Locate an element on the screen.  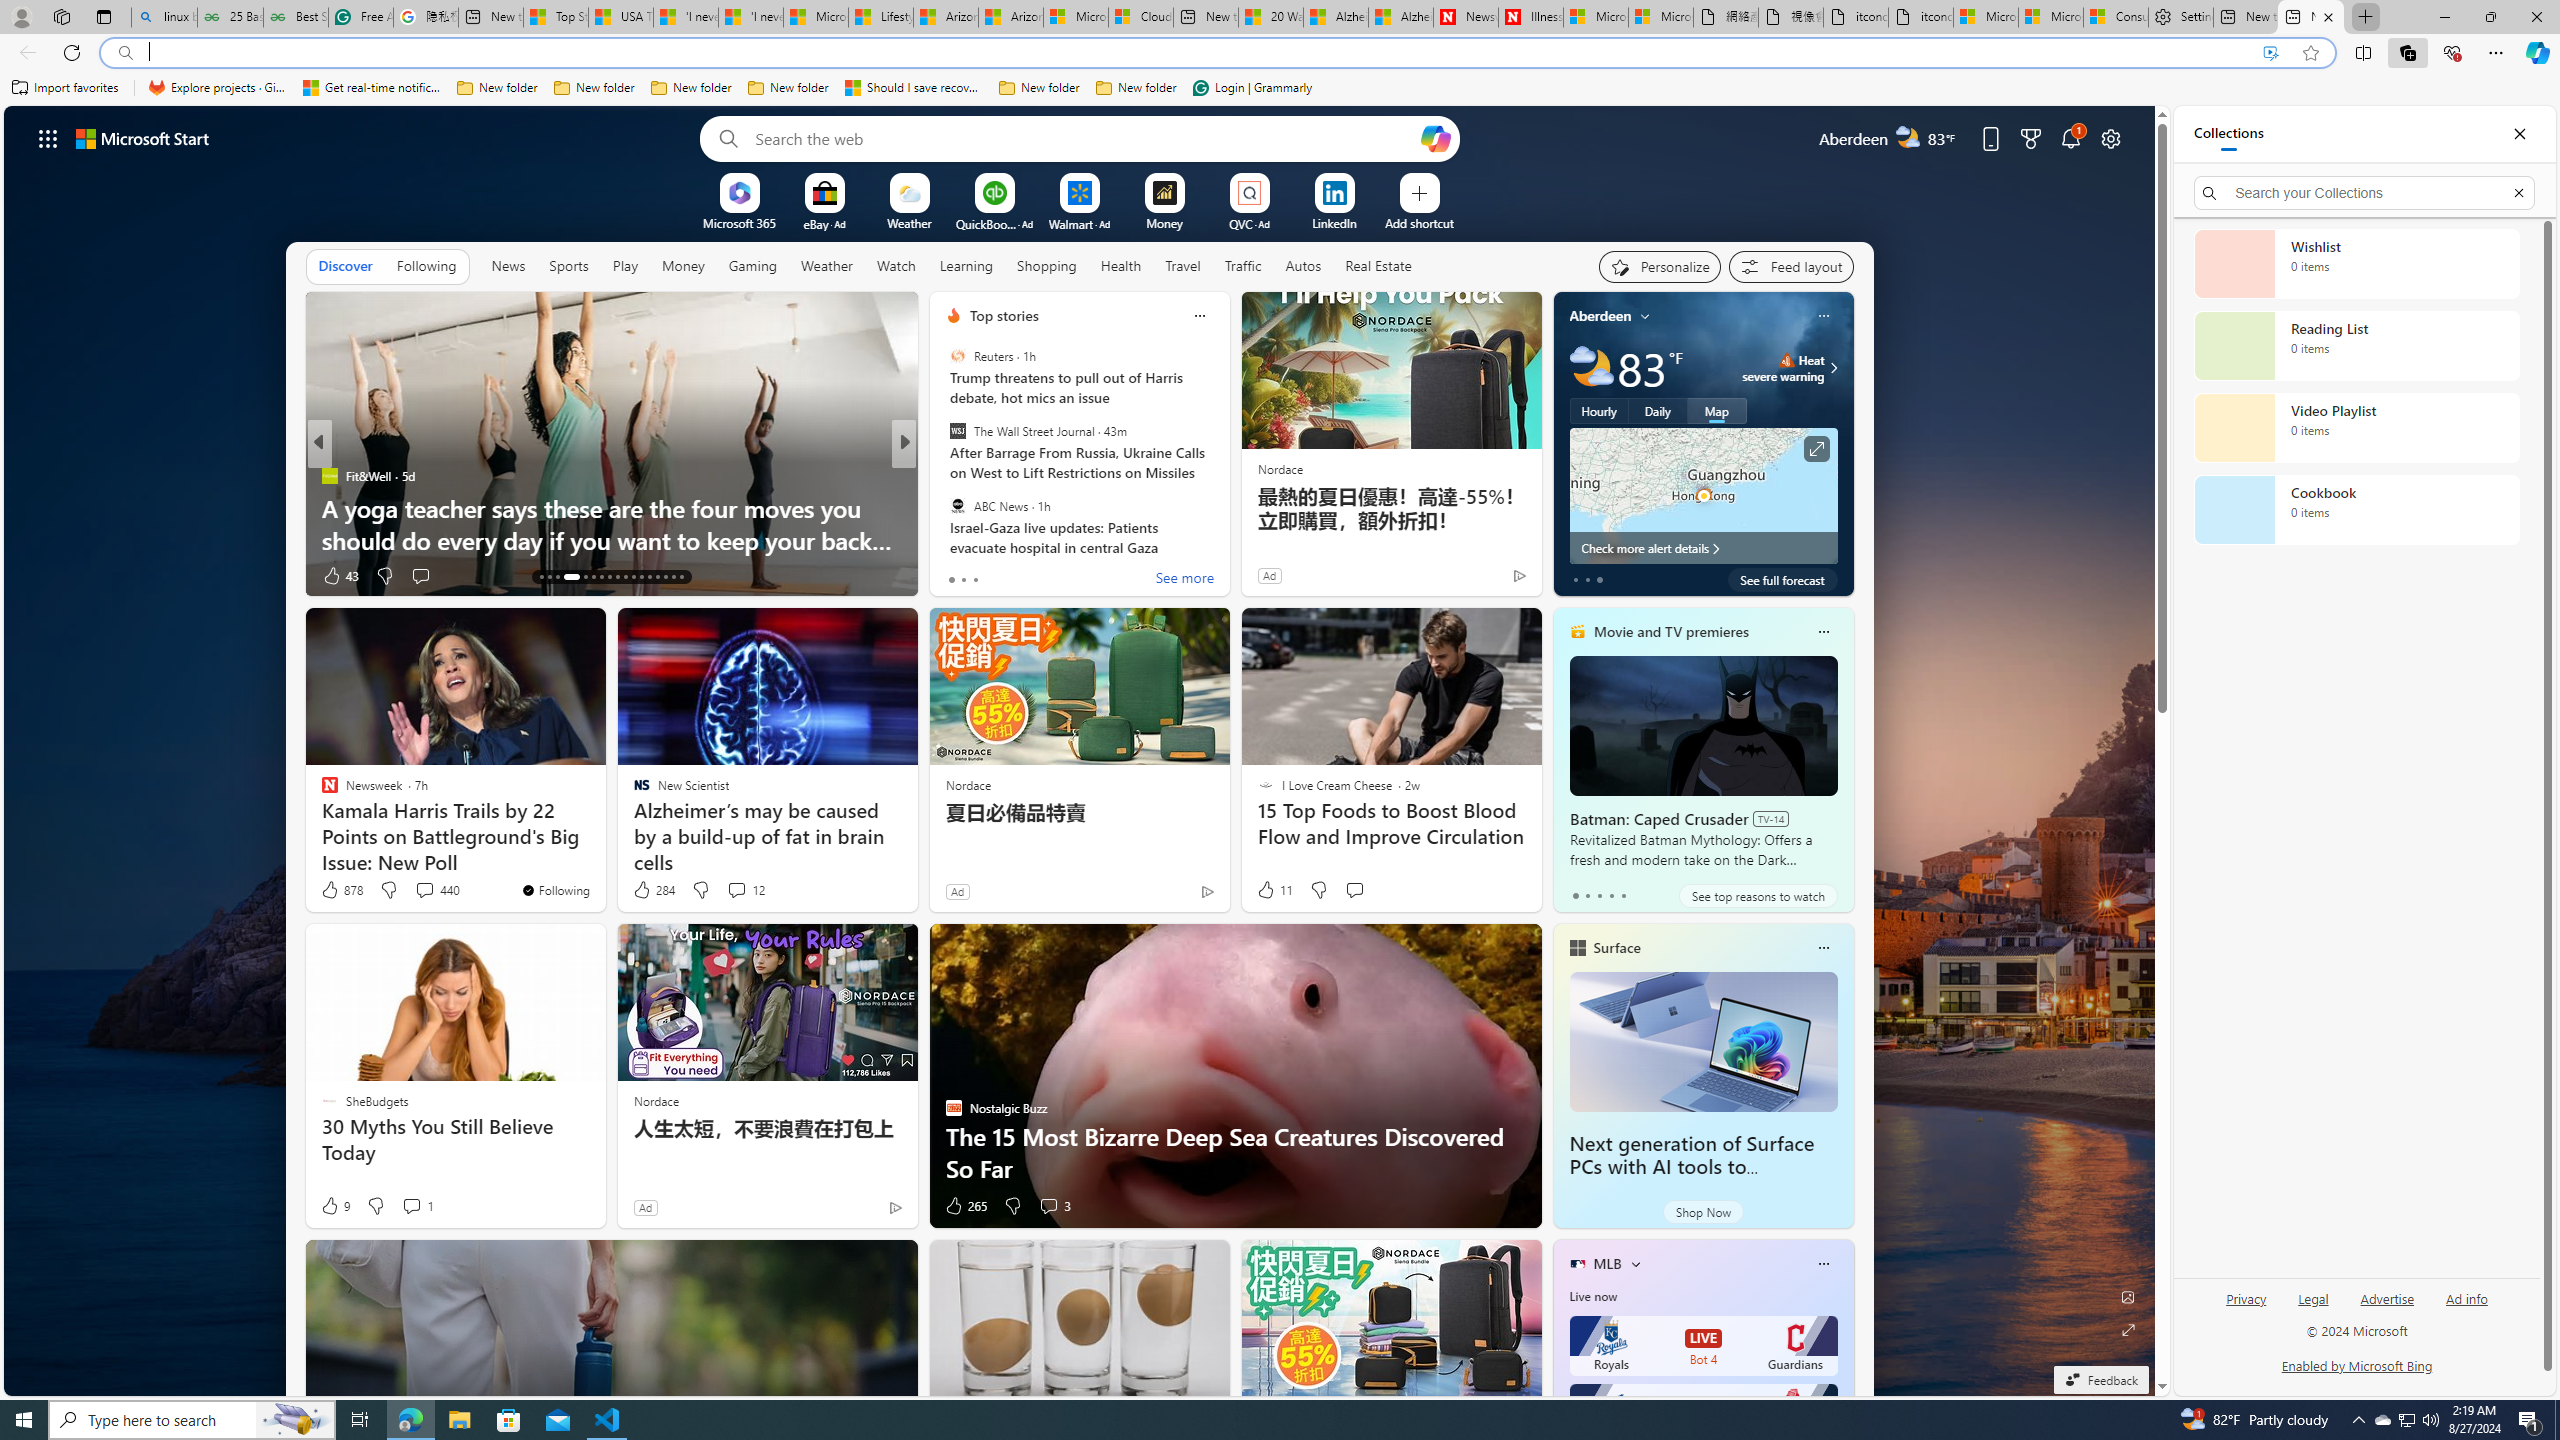
'11 Like' is located at coordinates (1272, 888).